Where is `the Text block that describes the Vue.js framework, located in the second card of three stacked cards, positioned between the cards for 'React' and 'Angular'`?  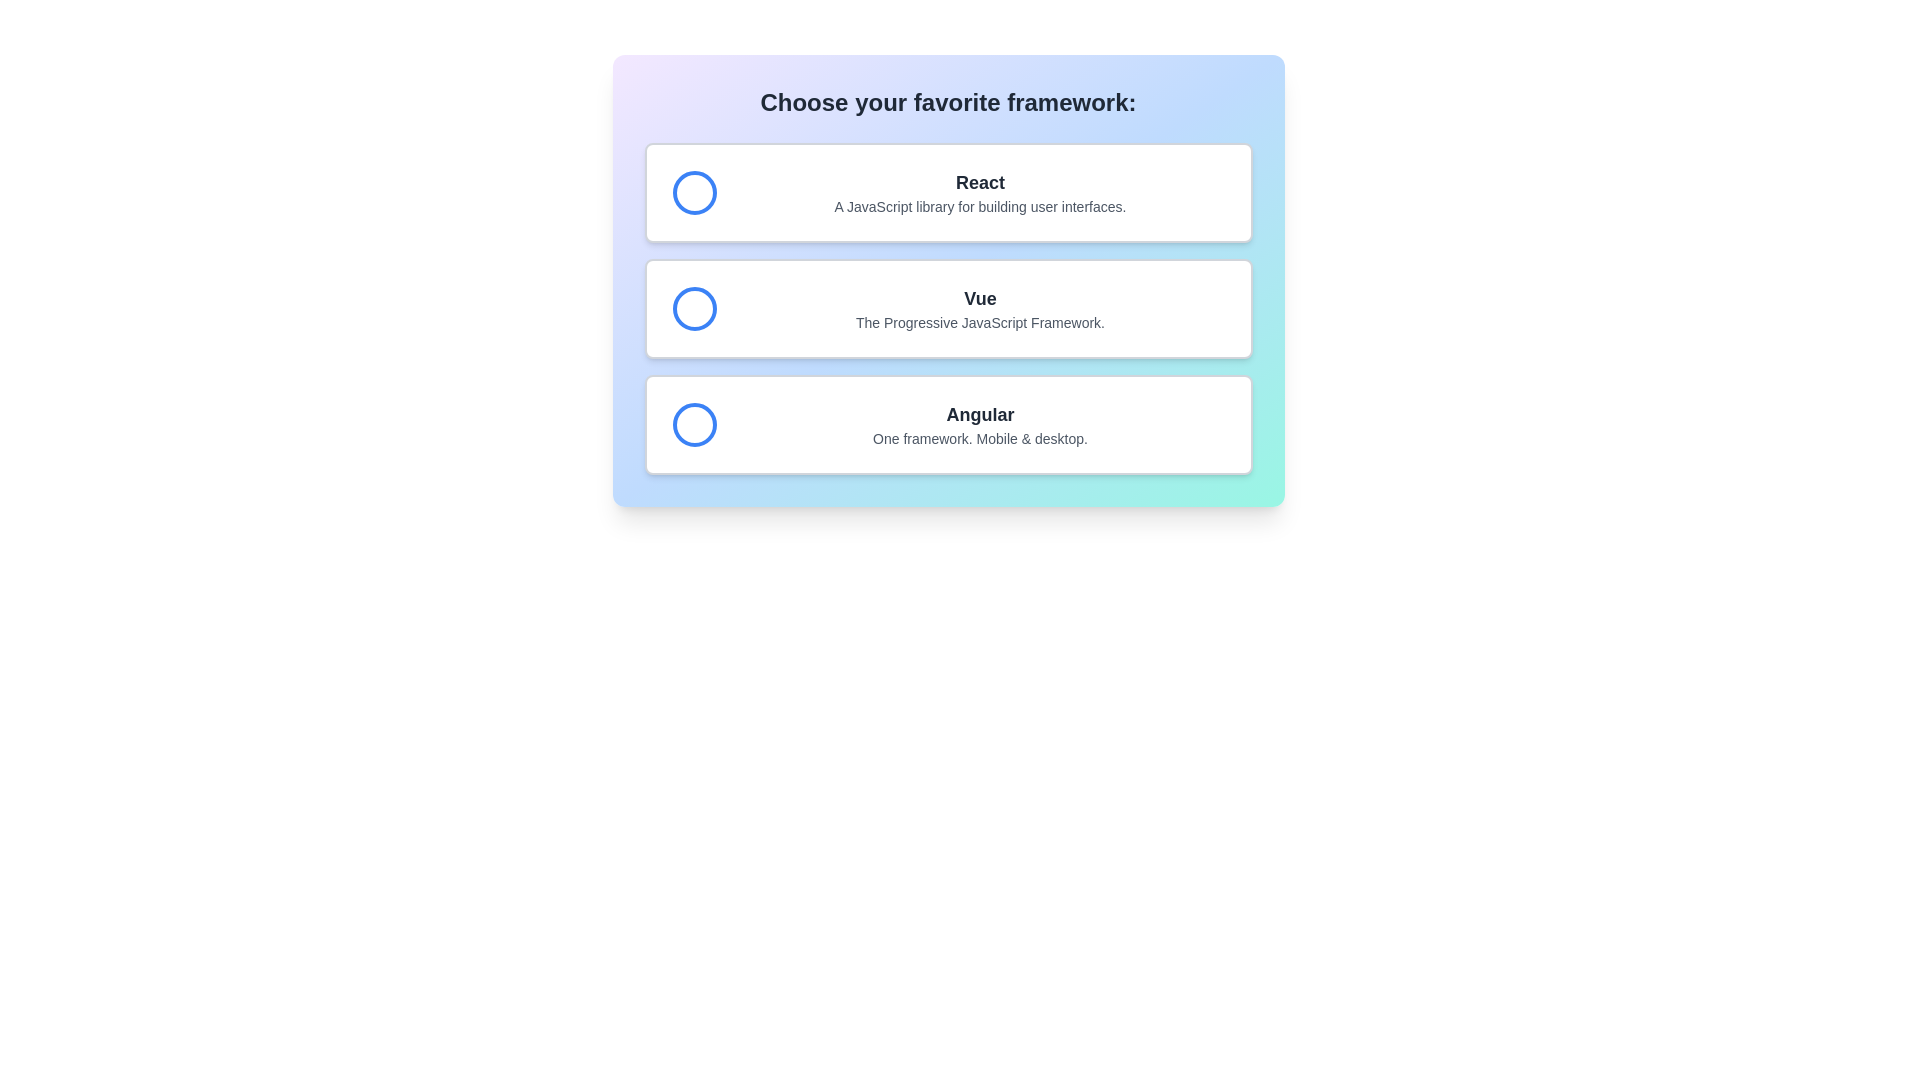
the Text block that describes the Vue.js framework, located in the second card of three stacked cards, positioned between the cards for 'React' and 'Angular' is located at coordinates (980, 308).